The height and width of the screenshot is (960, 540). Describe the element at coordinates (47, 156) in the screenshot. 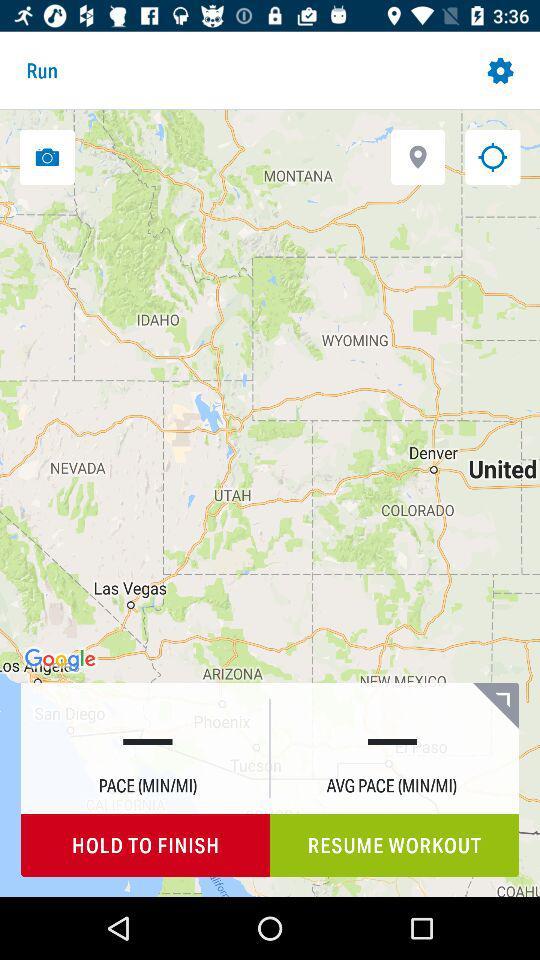

I see `the photo icon` at that location.